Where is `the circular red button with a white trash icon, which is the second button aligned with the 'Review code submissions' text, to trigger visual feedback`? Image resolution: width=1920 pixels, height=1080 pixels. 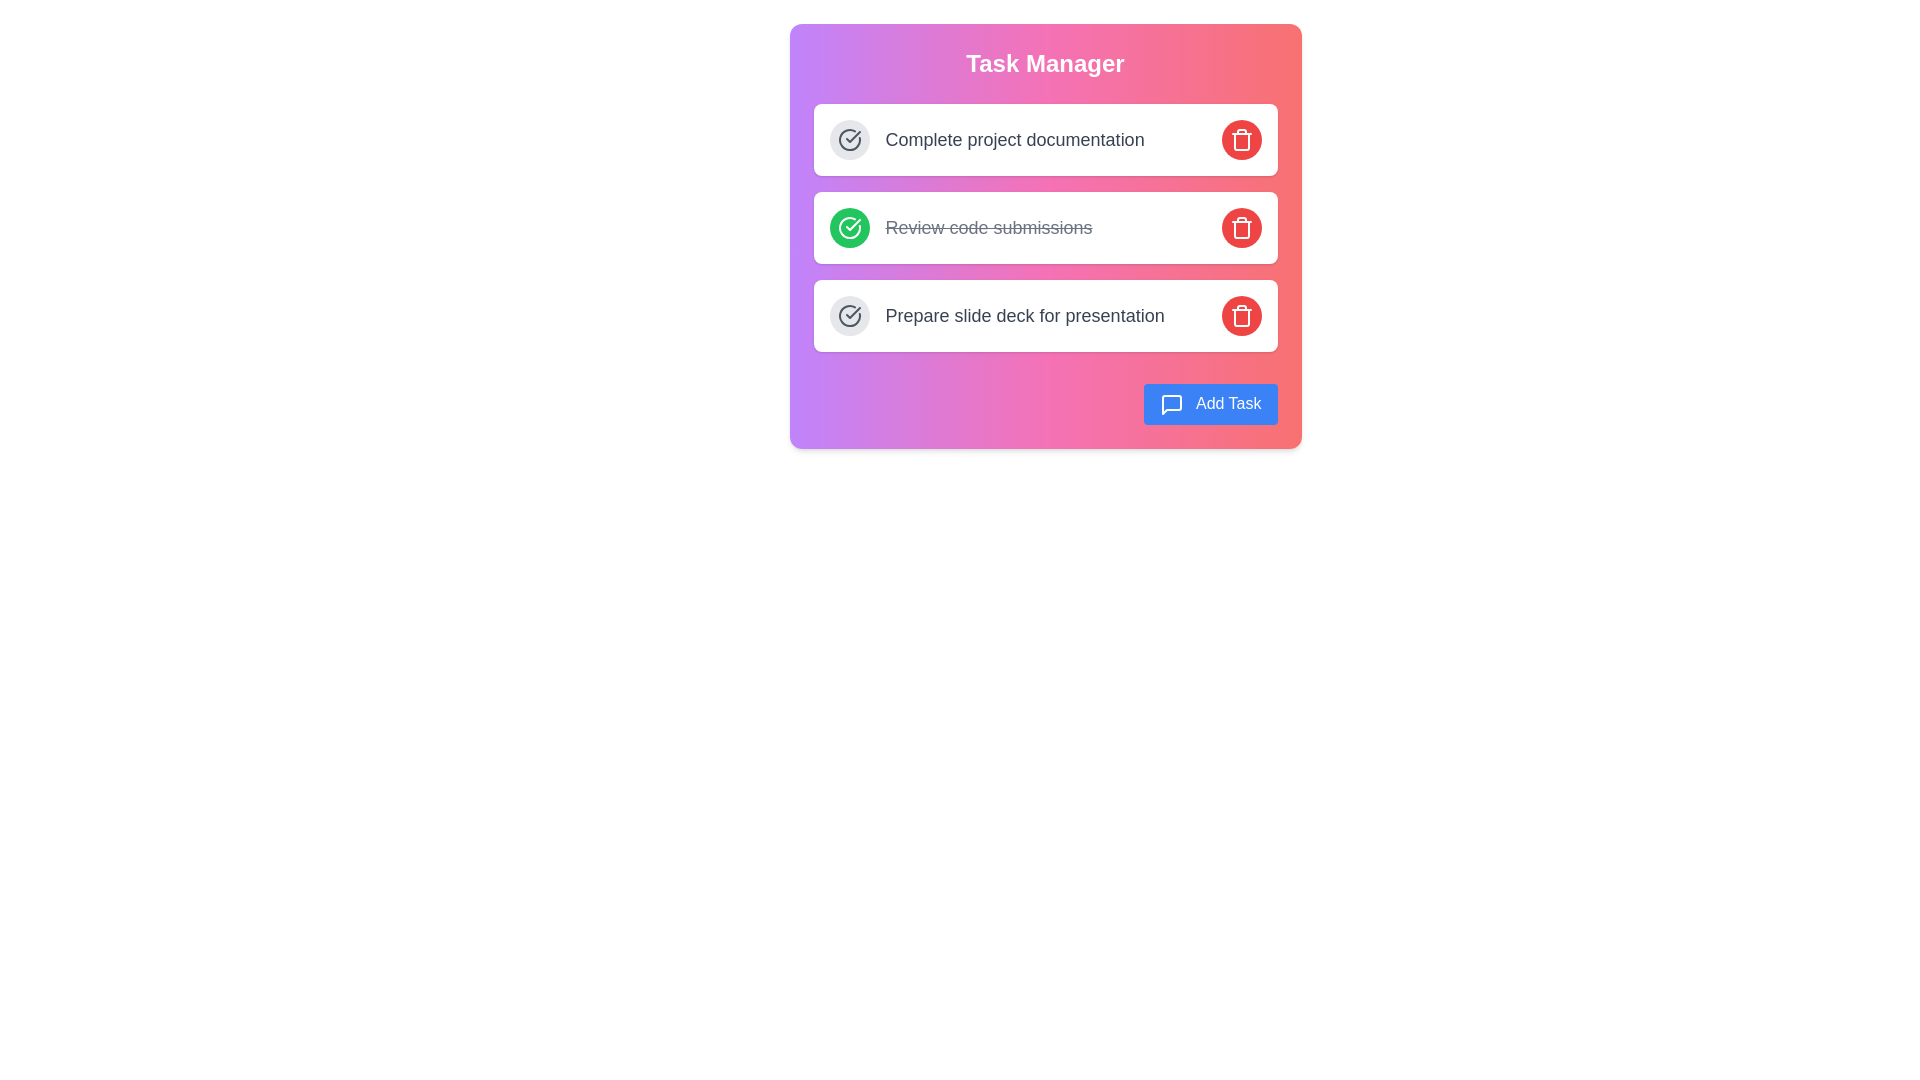 the circular red button with a white trash icon, which is the second button aligned with the 'Review code submissions' text, to trigger visual feedback is located at coordinates (1240, 226).